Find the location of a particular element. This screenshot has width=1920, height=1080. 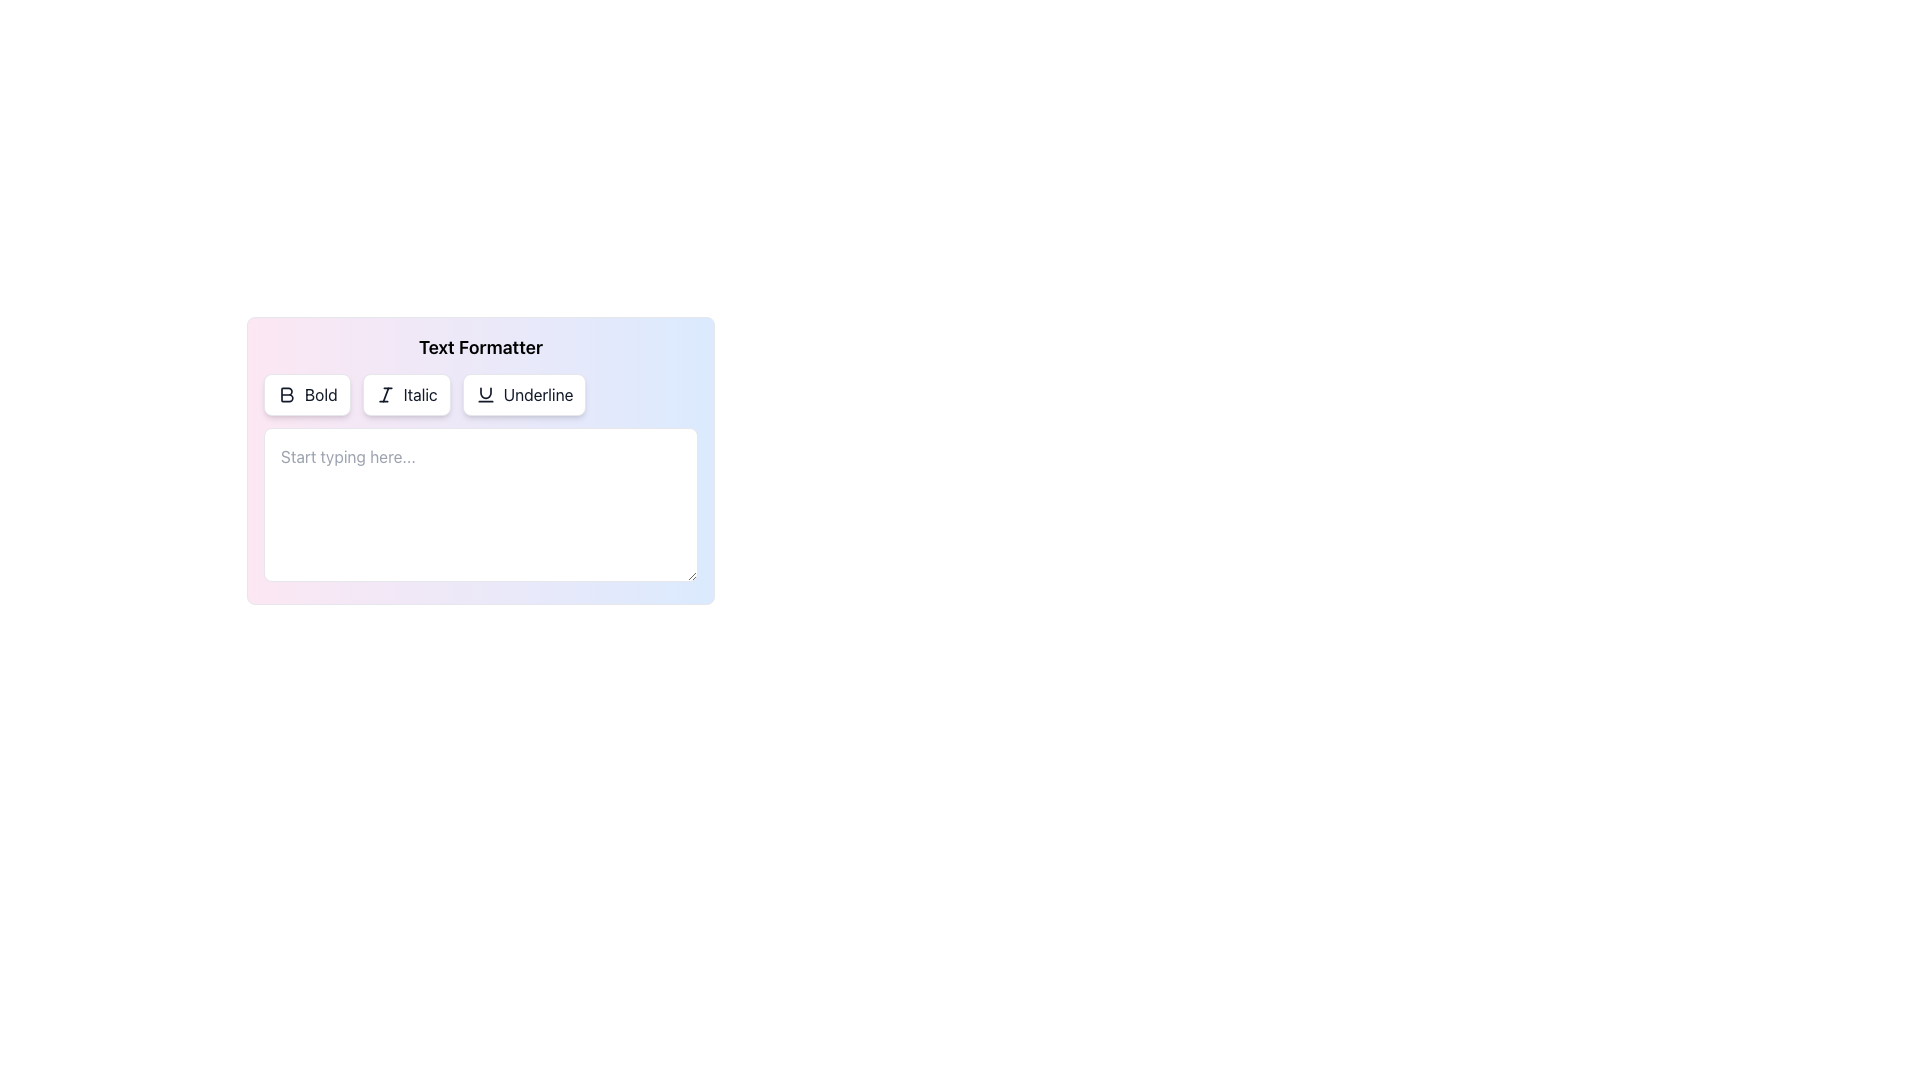

the bolded heading text labeled 'Text Formatter' which is centrally positioned within a gradient background box is located at coordinates (480, 346).